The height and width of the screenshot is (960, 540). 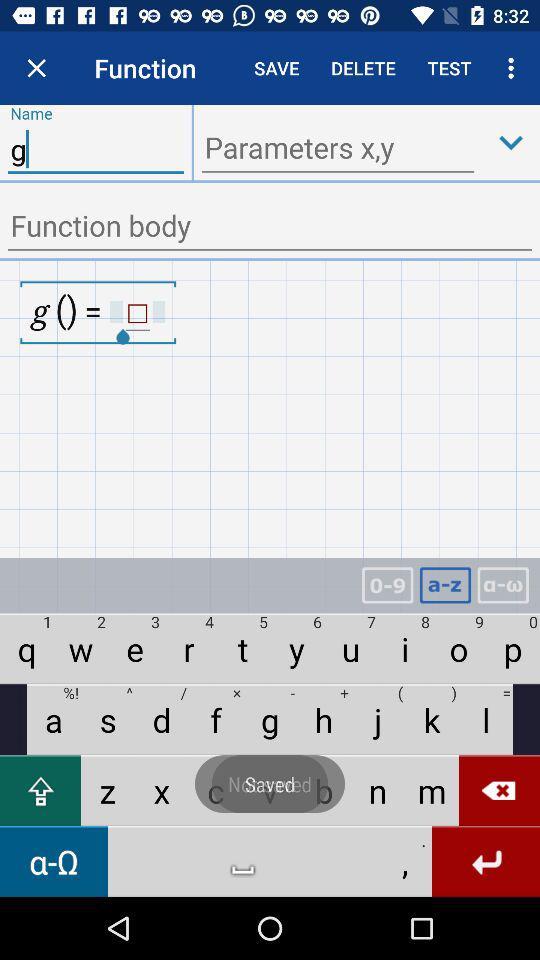 I want to click on switch text font, so click(x=502, y=585).